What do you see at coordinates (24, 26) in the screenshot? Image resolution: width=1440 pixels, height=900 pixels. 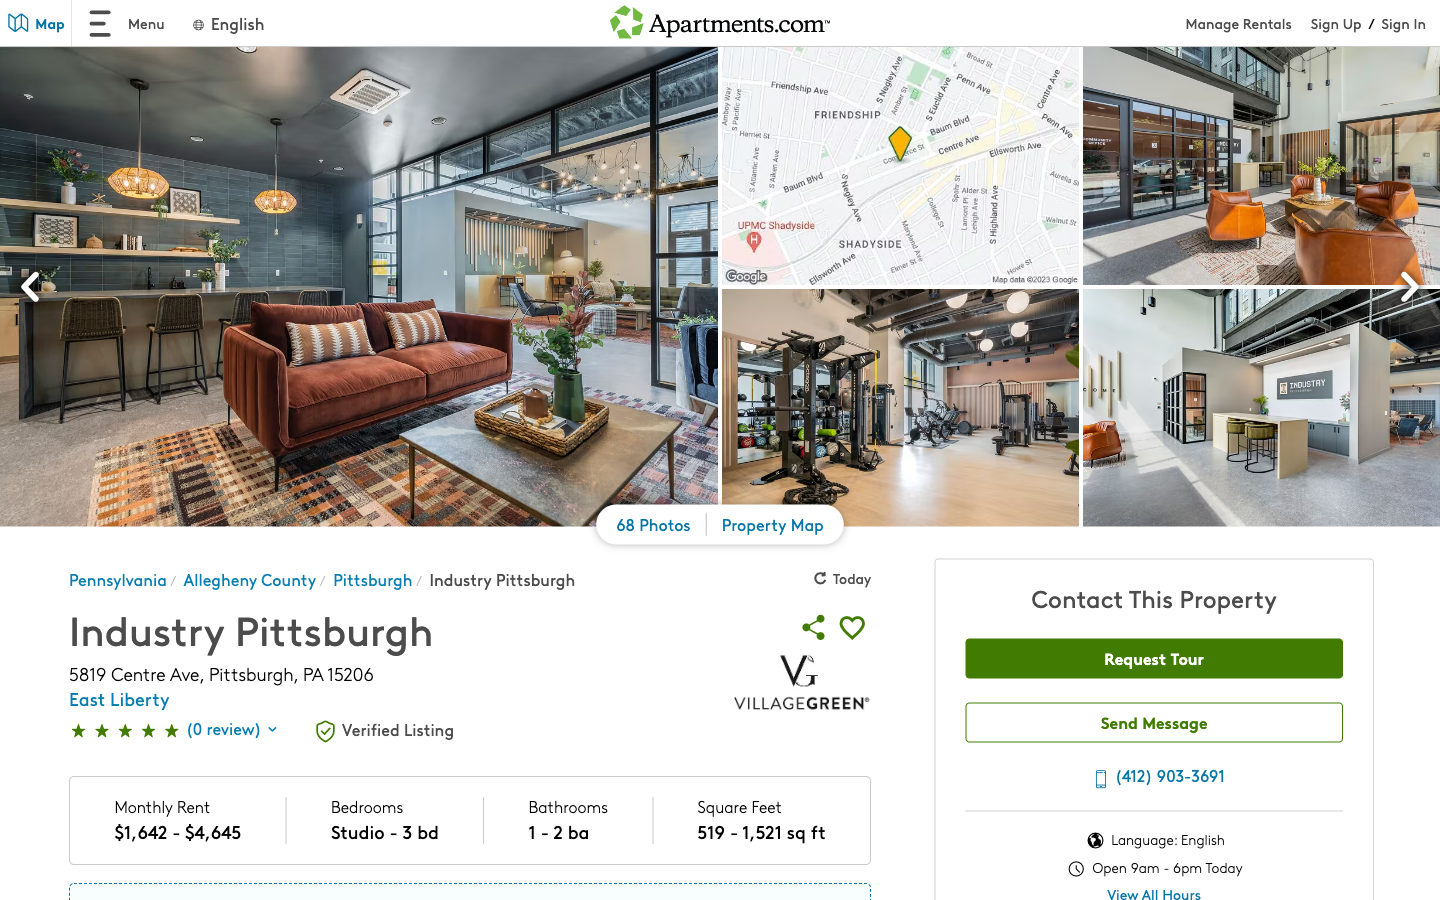 I see `the map interface` at bounding box center [24, 26].